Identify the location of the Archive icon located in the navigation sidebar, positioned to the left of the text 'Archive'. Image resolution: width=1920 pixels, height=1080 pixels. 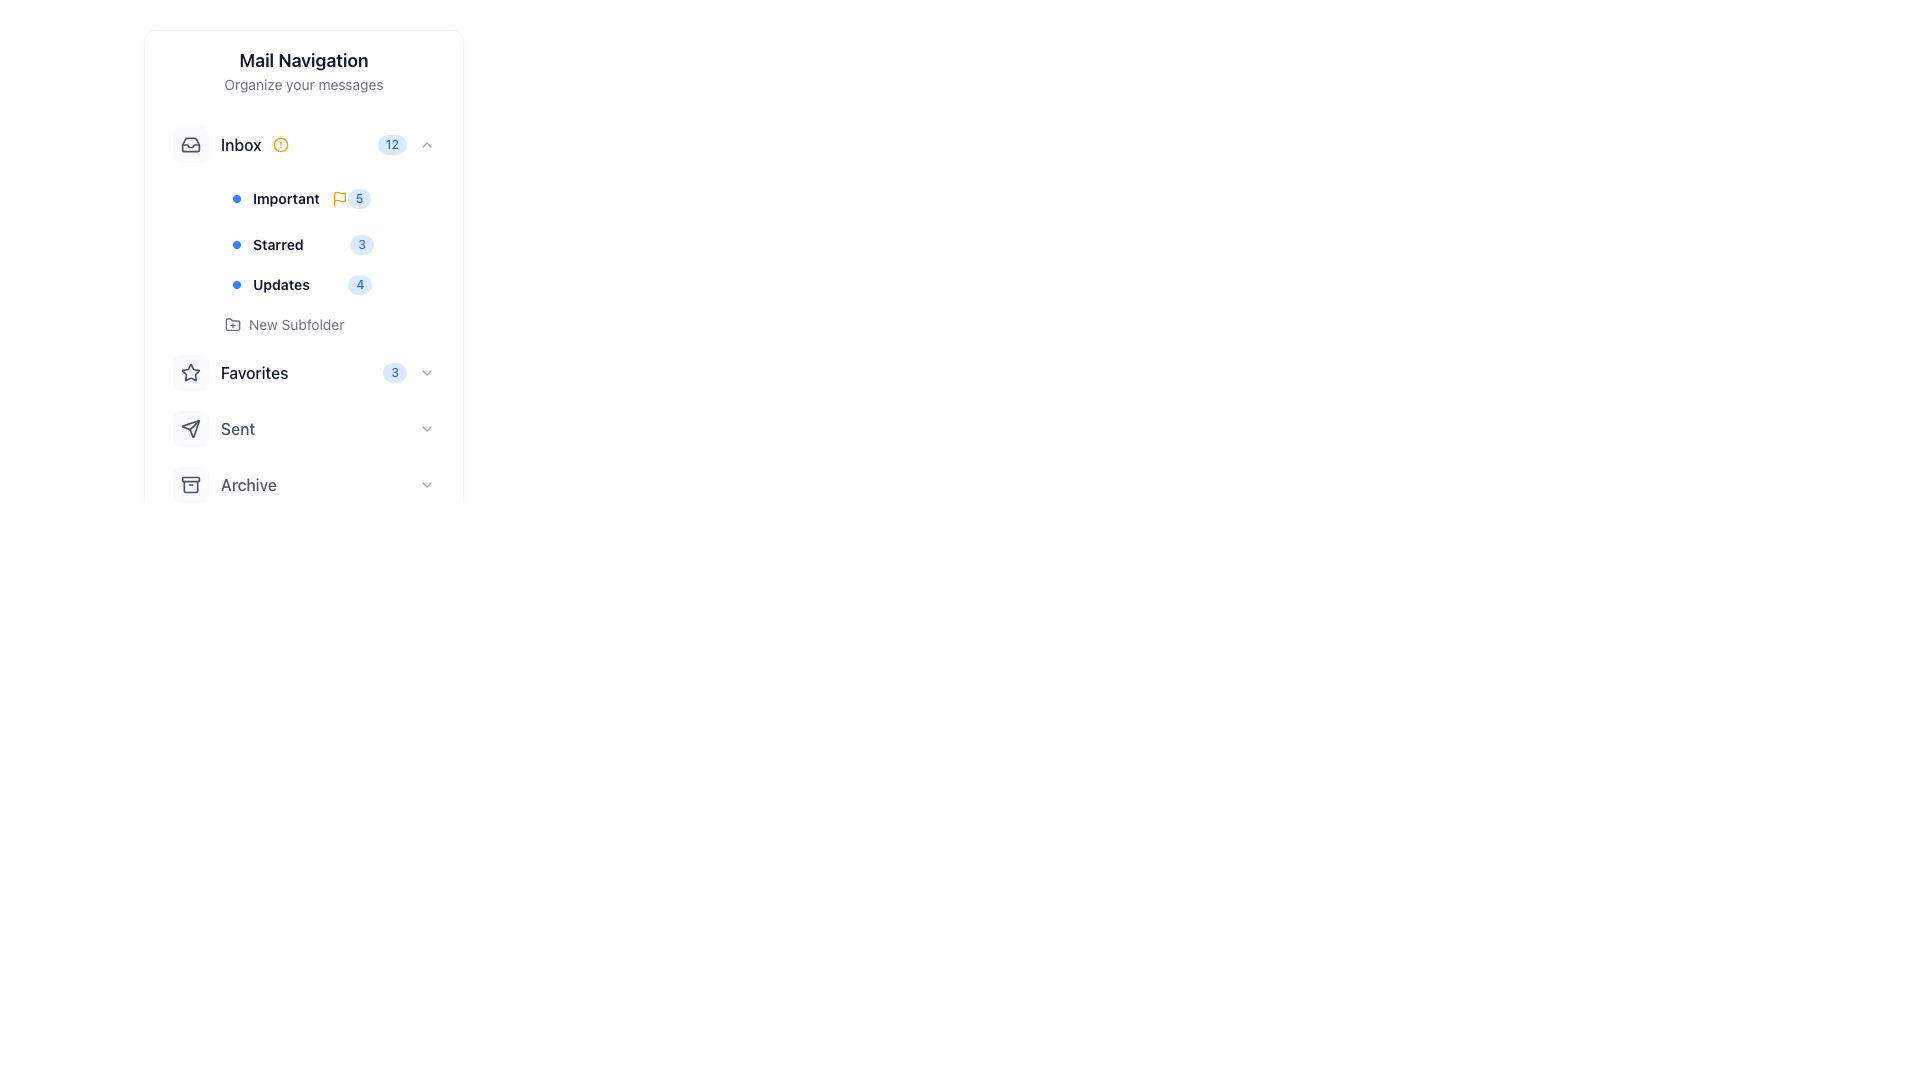
(191, 485).